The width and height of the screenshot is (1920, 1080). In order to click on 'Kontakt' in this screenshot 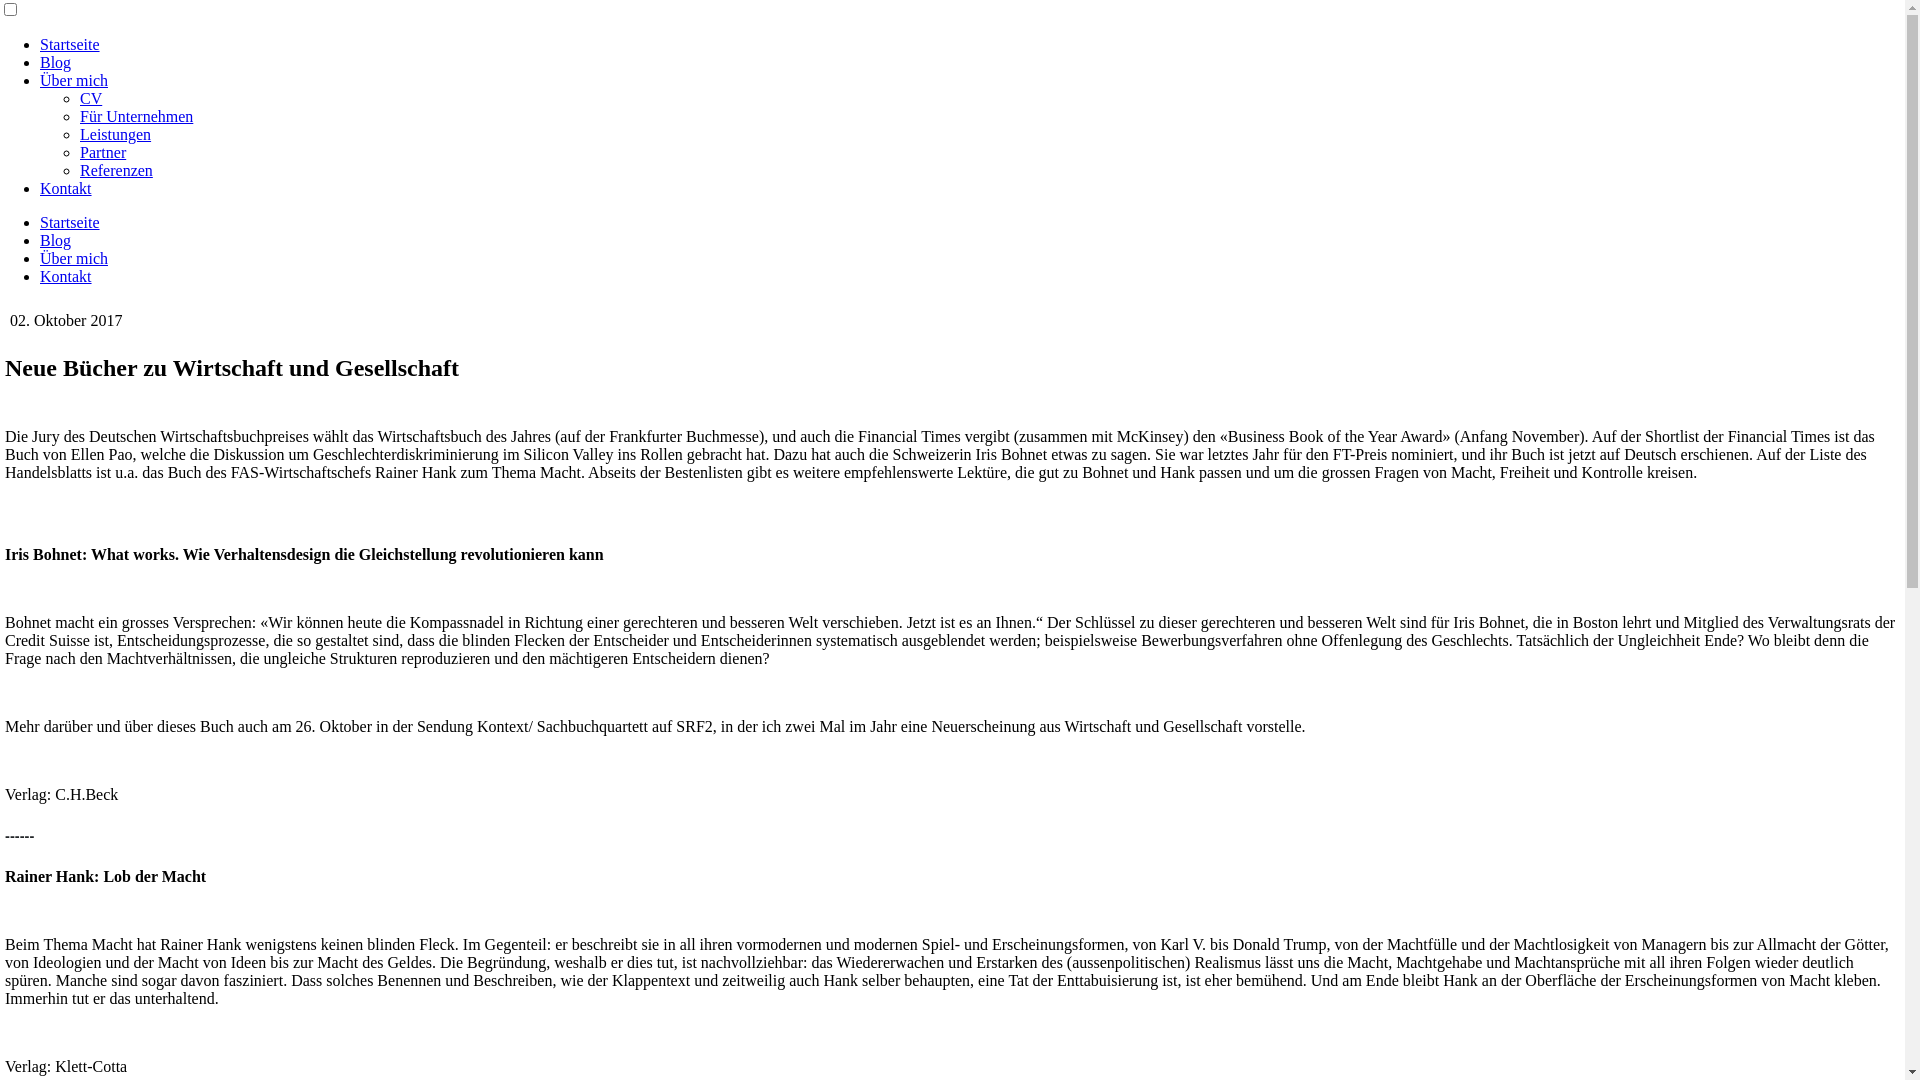, I will do `click(39, 276)`.